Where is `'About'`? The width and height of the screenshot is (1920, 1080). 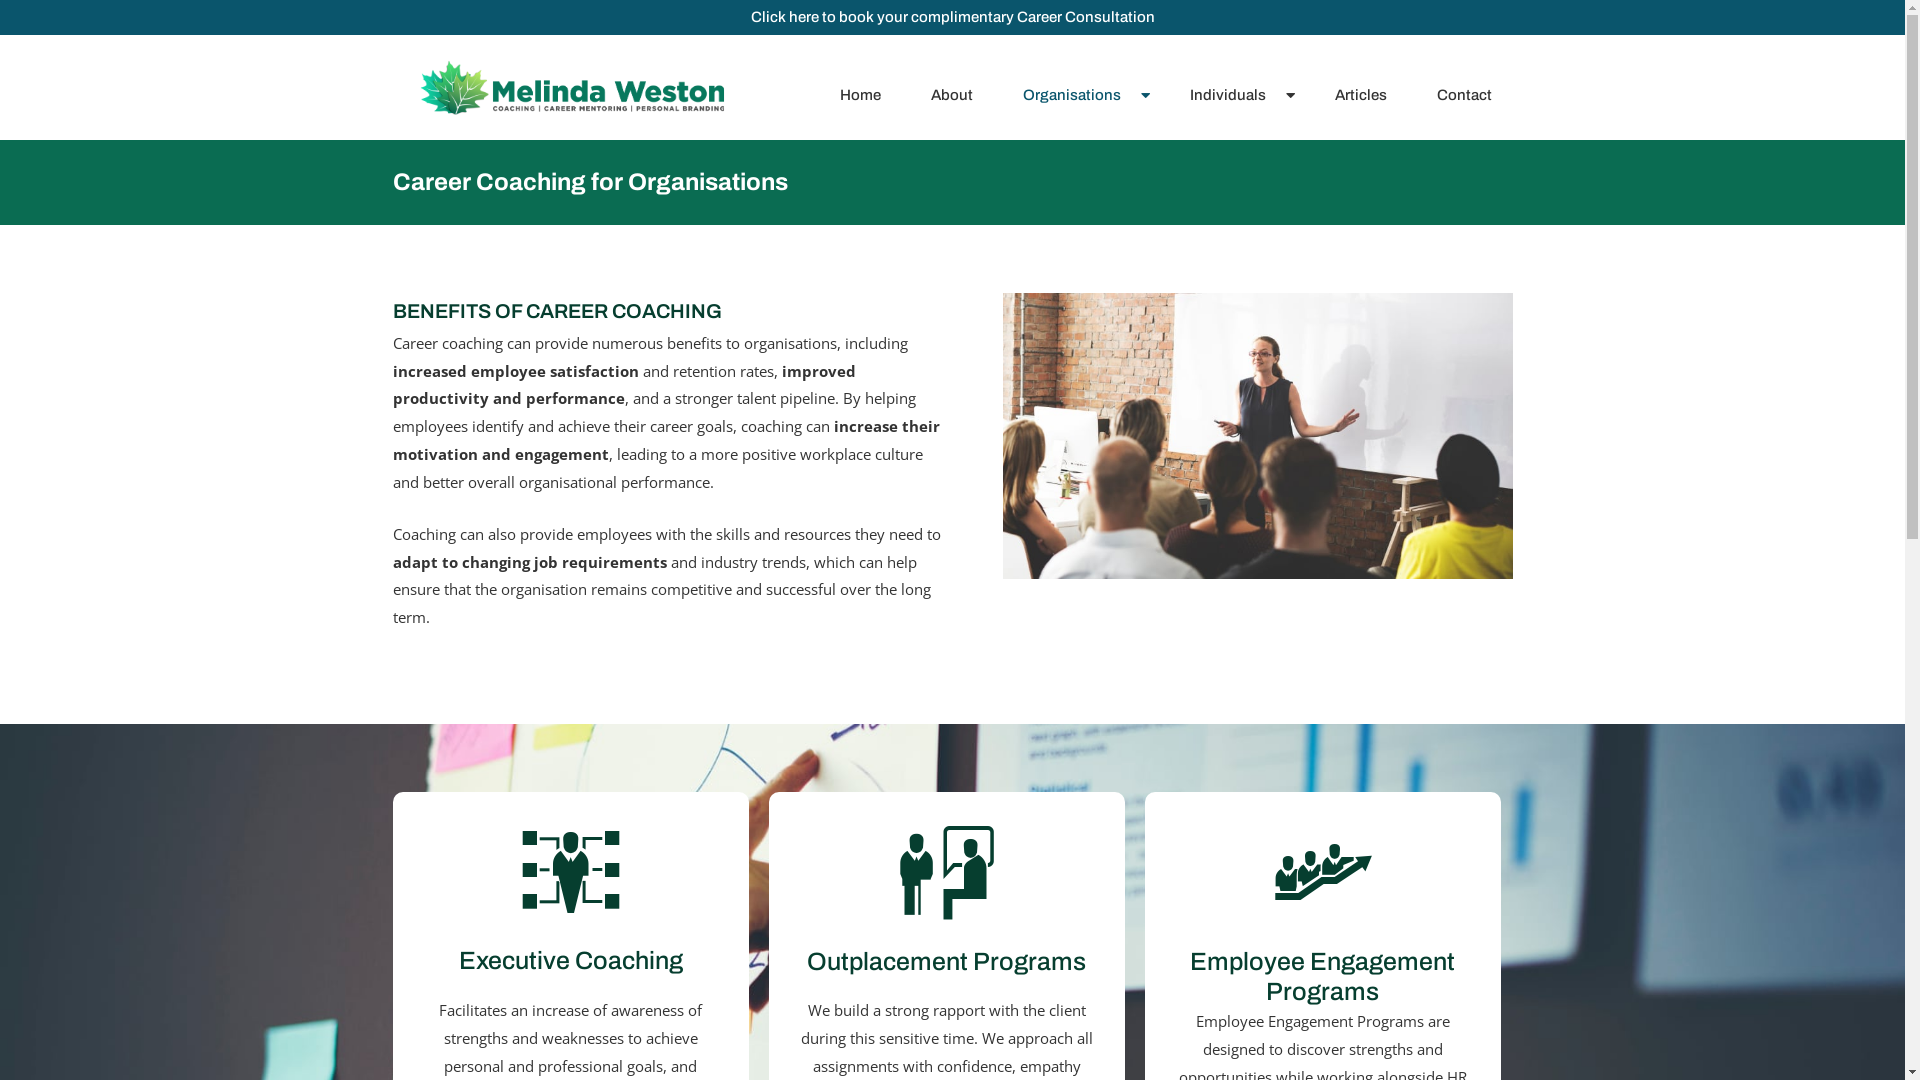
'About' is located at coordinates (955, 95).